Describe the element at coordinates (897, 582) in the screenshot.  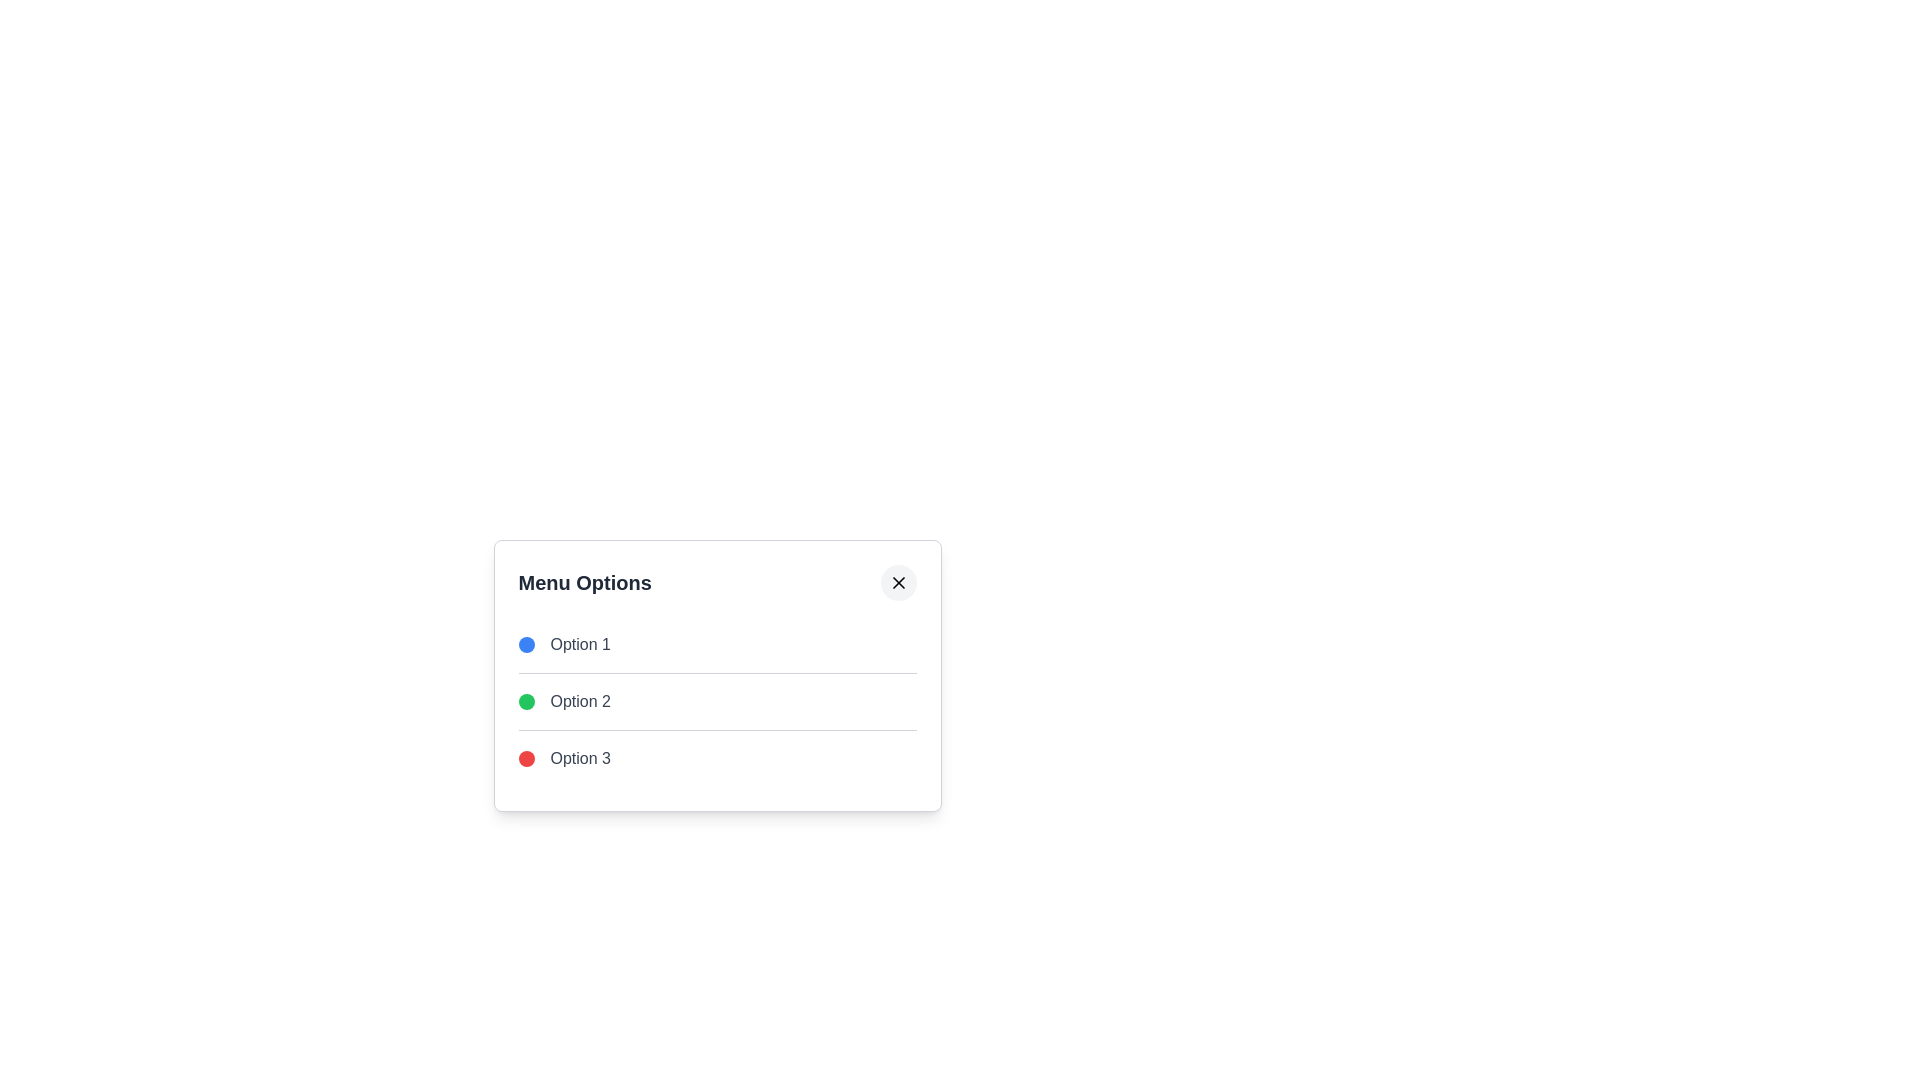
I see `the circular gray button with an 'X' icon located at the top-right corner of the 'Menu Options' box` at that location.